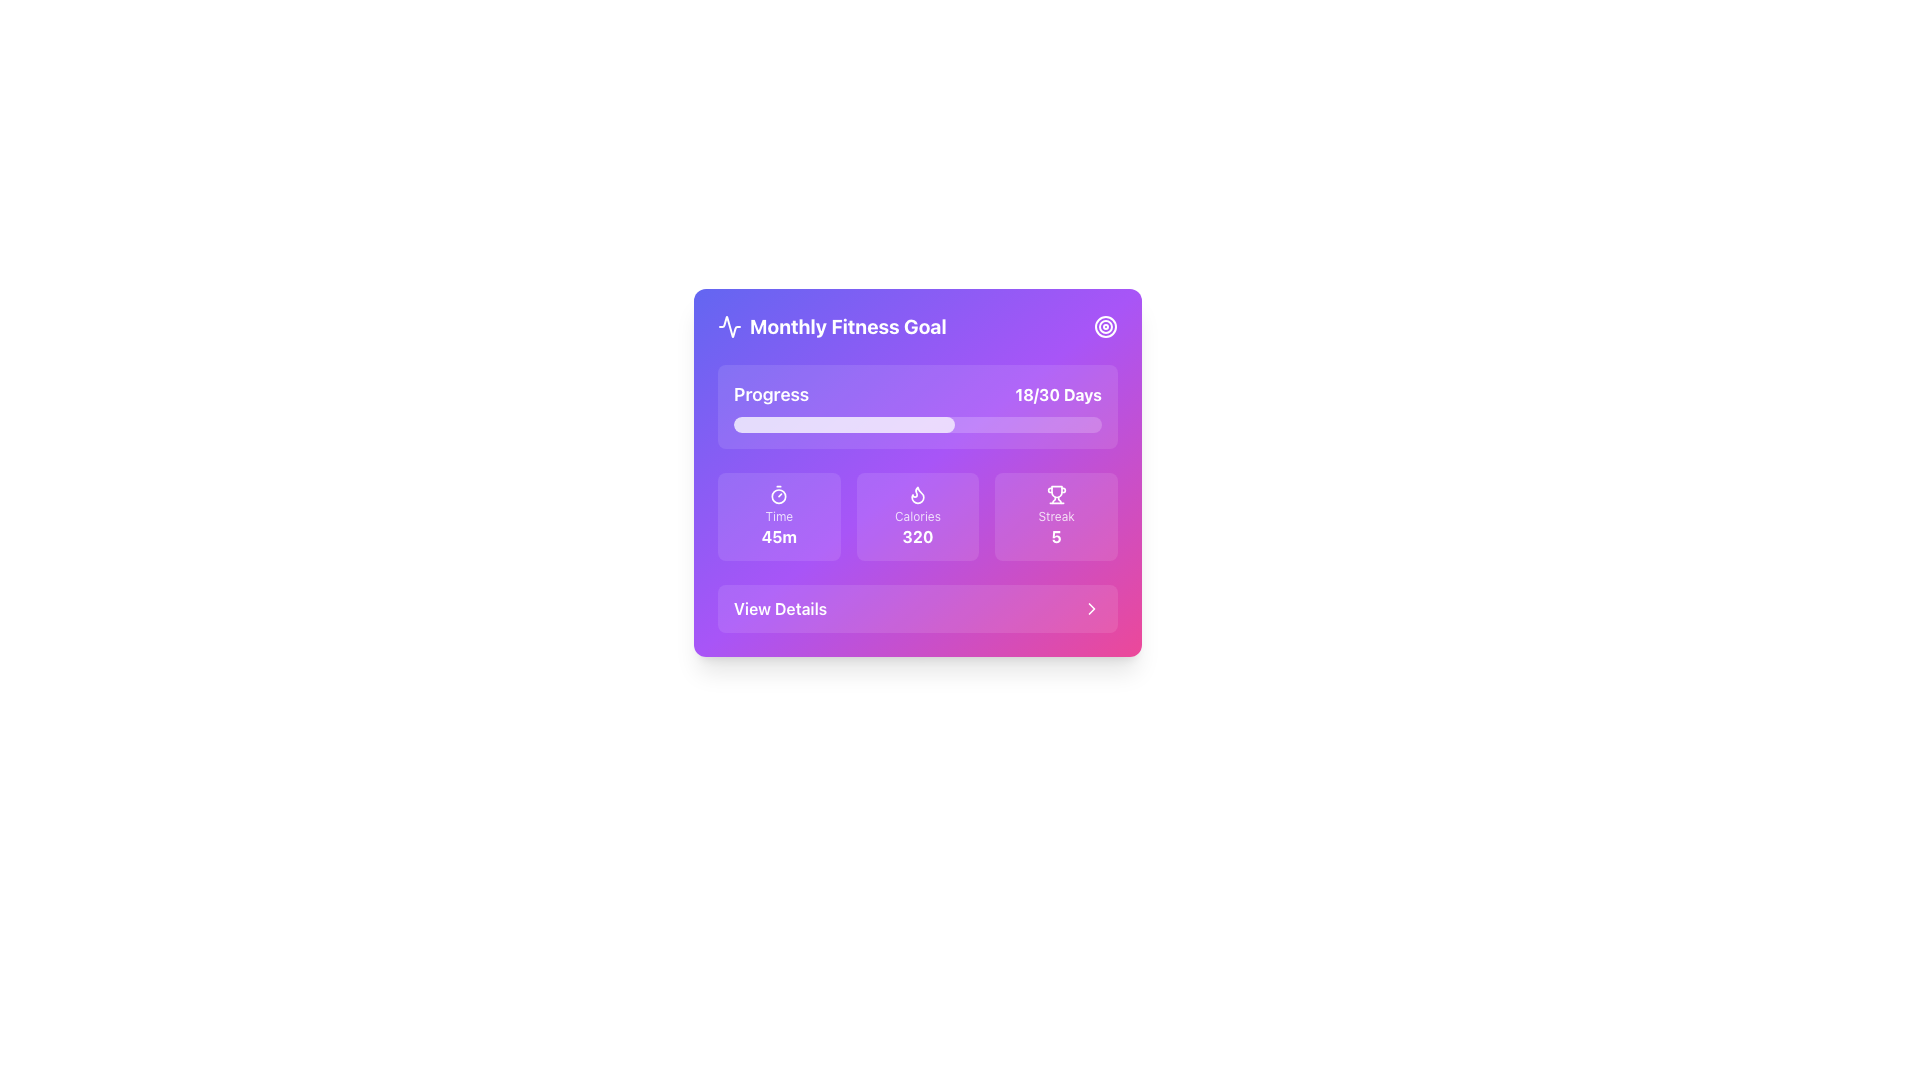  What do you see at coordinates (770, 394) in the screenshot?
I see `the text label reading 'Progress', which is styled in bold, white font and located at the top-left section of a purple rectangular card interface` at bounding box center [770, 394].